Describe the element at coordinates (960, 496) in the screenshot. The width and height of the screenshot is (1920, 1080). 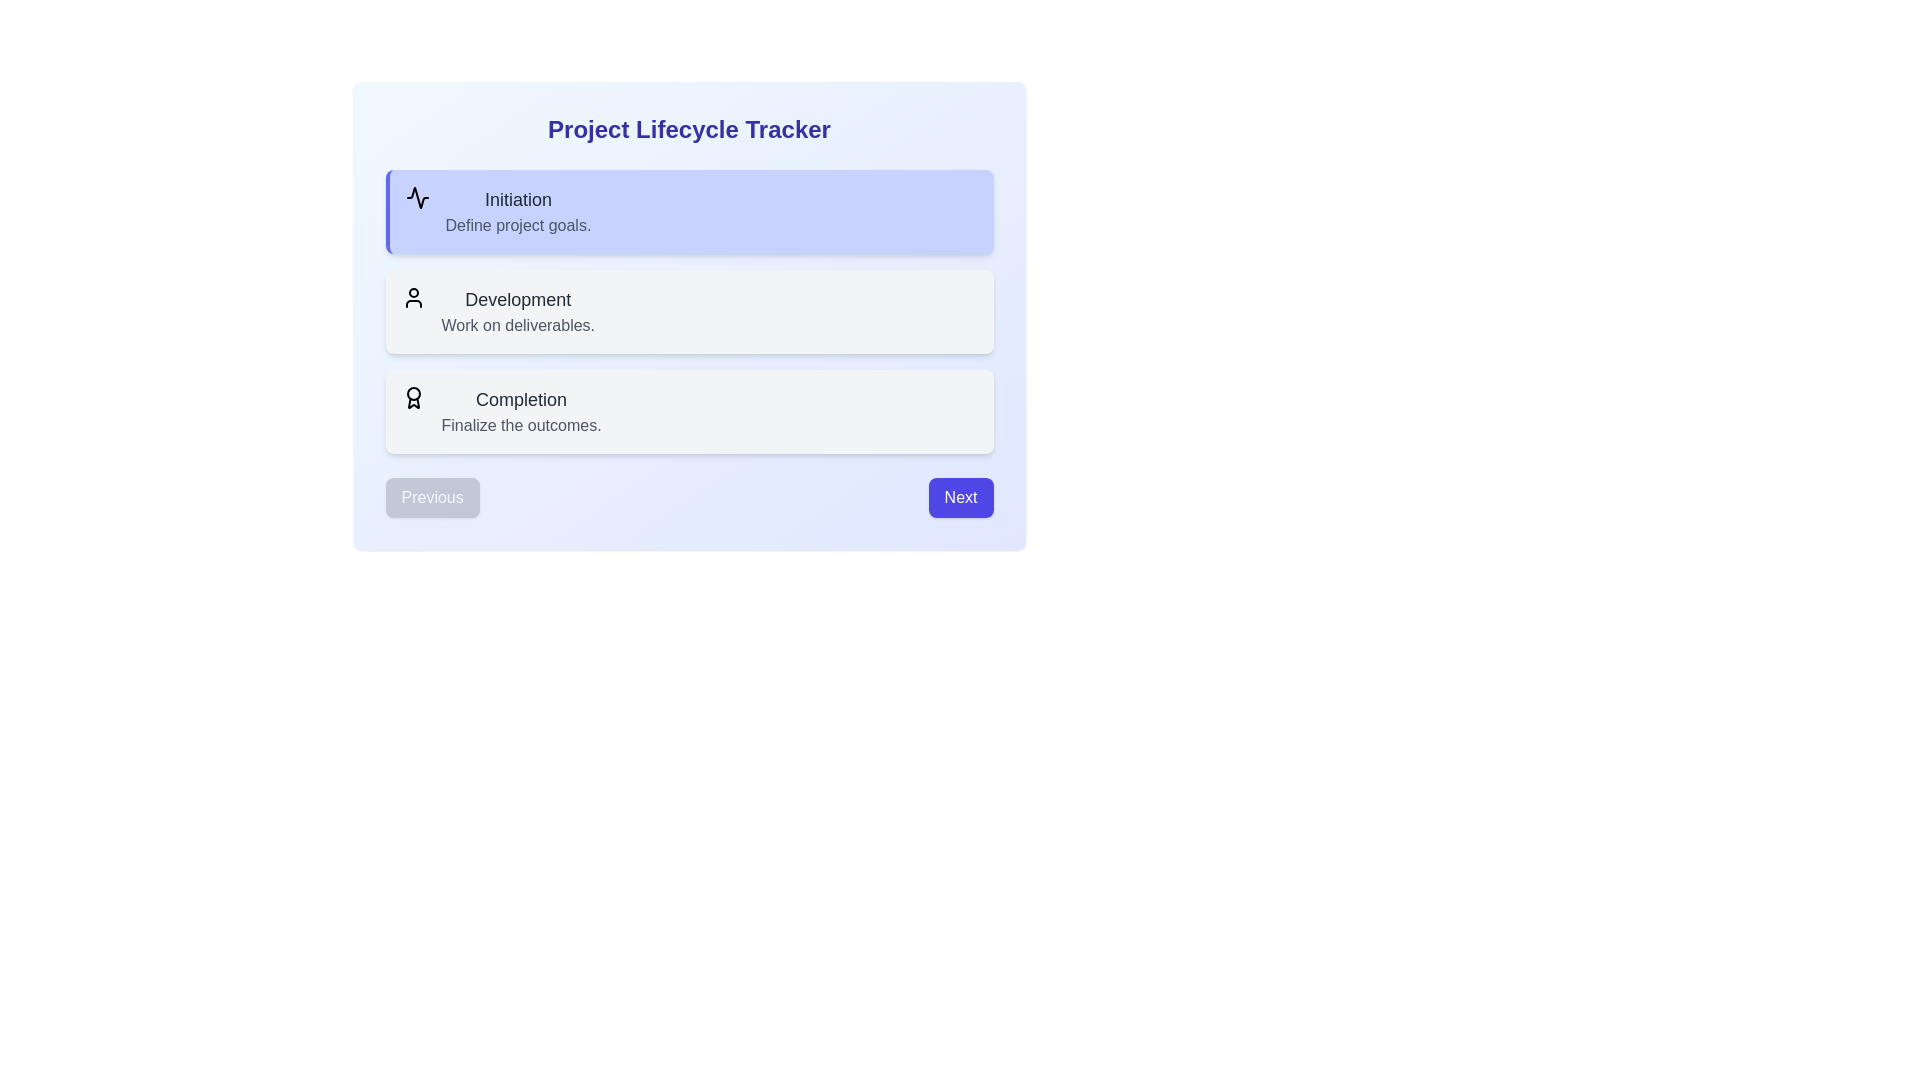
I see `the 'Next' button, which is a rectangular button with rounded corners, deep indigo background, and white text, located at the bottom right corner of the interface` at that location.